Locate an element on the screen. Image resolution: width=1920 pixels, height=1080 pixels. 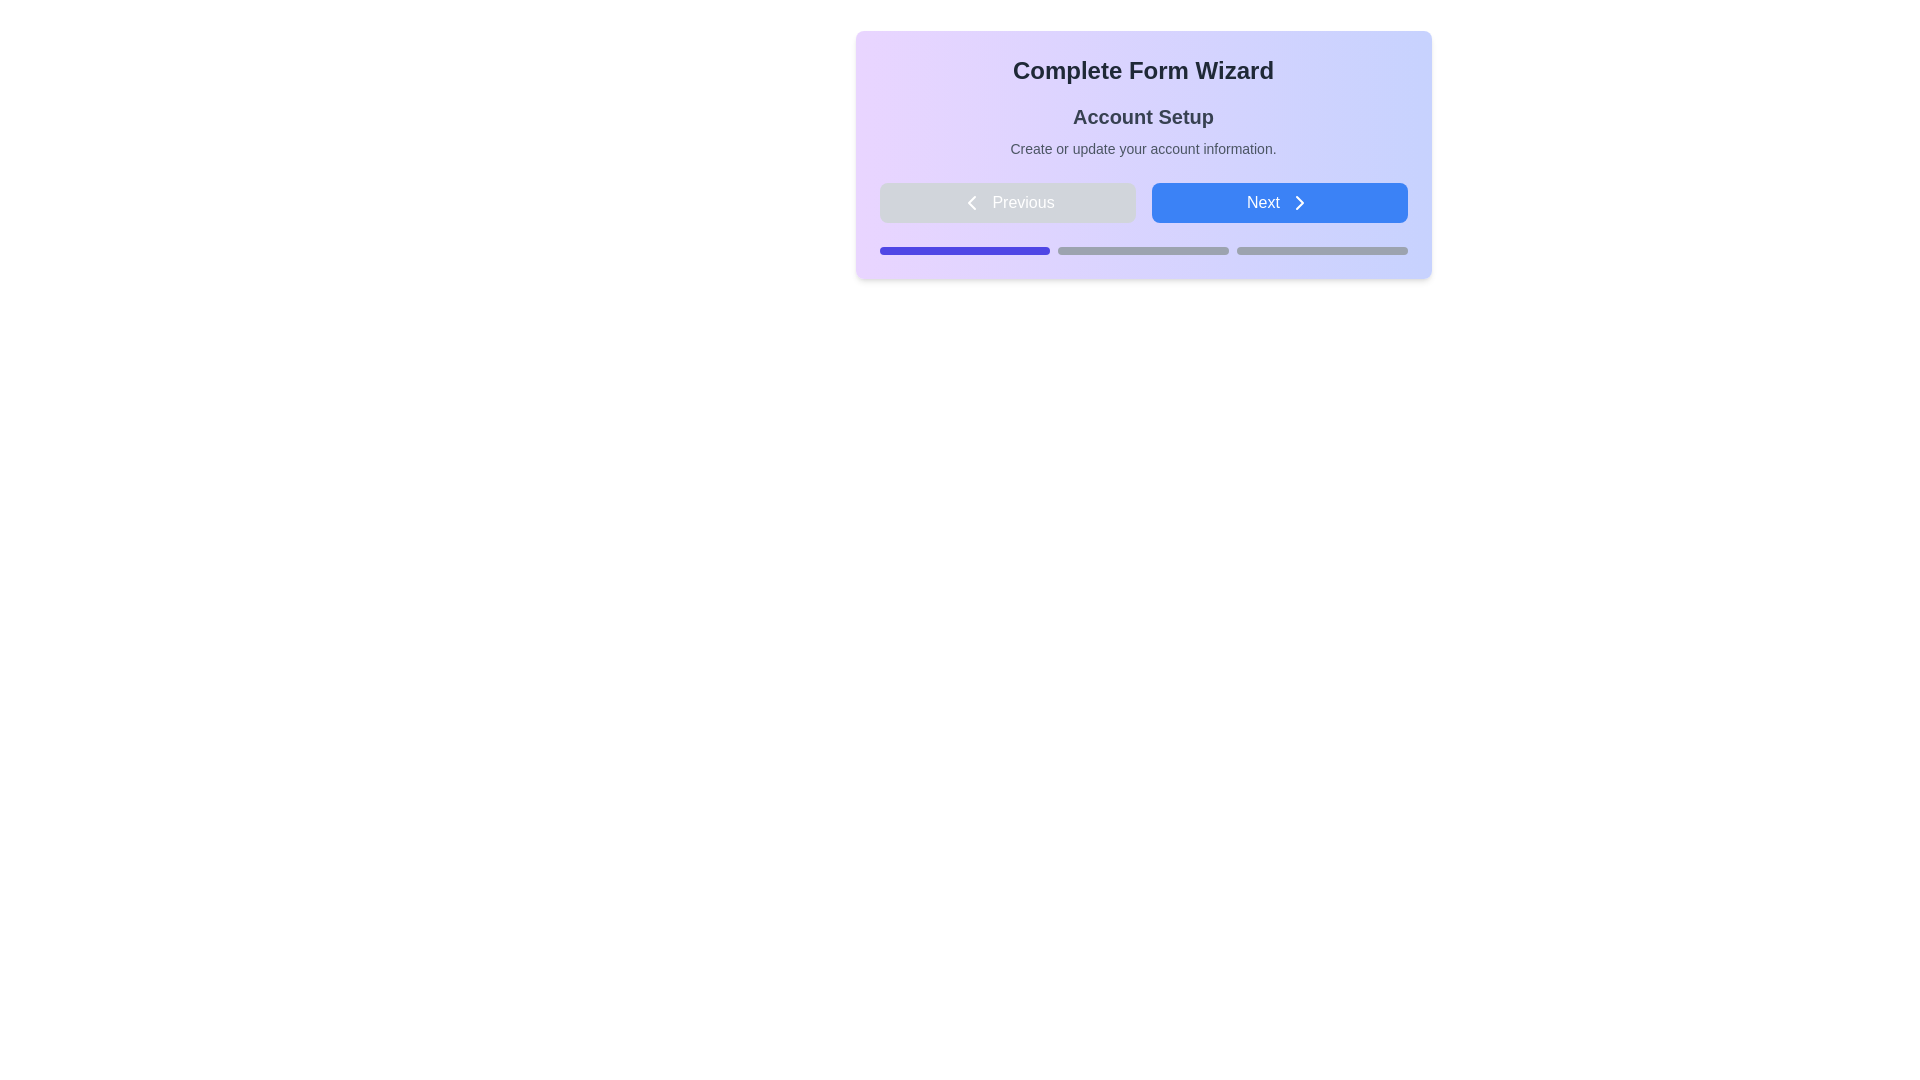
the Text Display element that introduces the purpose of the current step as 'Account Setup', located centrally under the title 'Complete Form Wizard' is located at coordinates (1143, 131).